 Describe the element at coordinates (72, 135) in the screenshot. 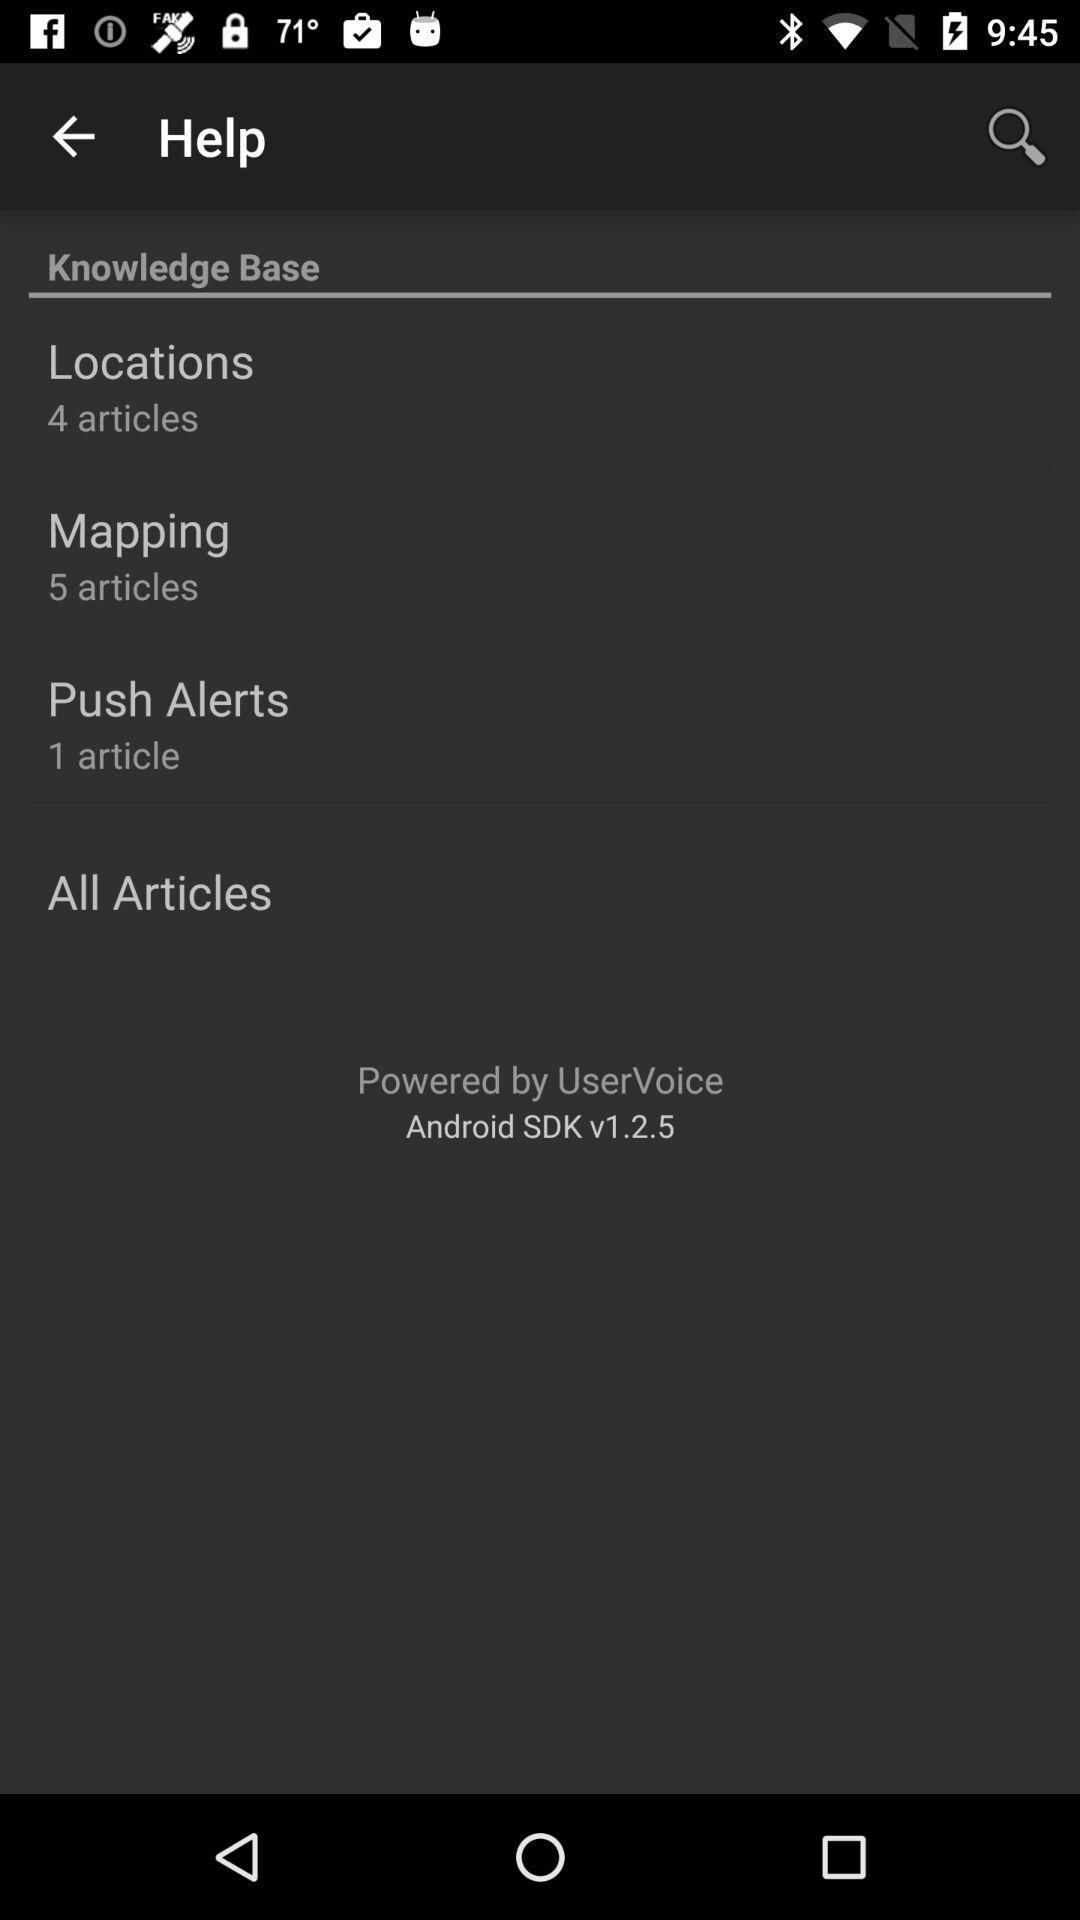

I see `the icon next to help` at that location.